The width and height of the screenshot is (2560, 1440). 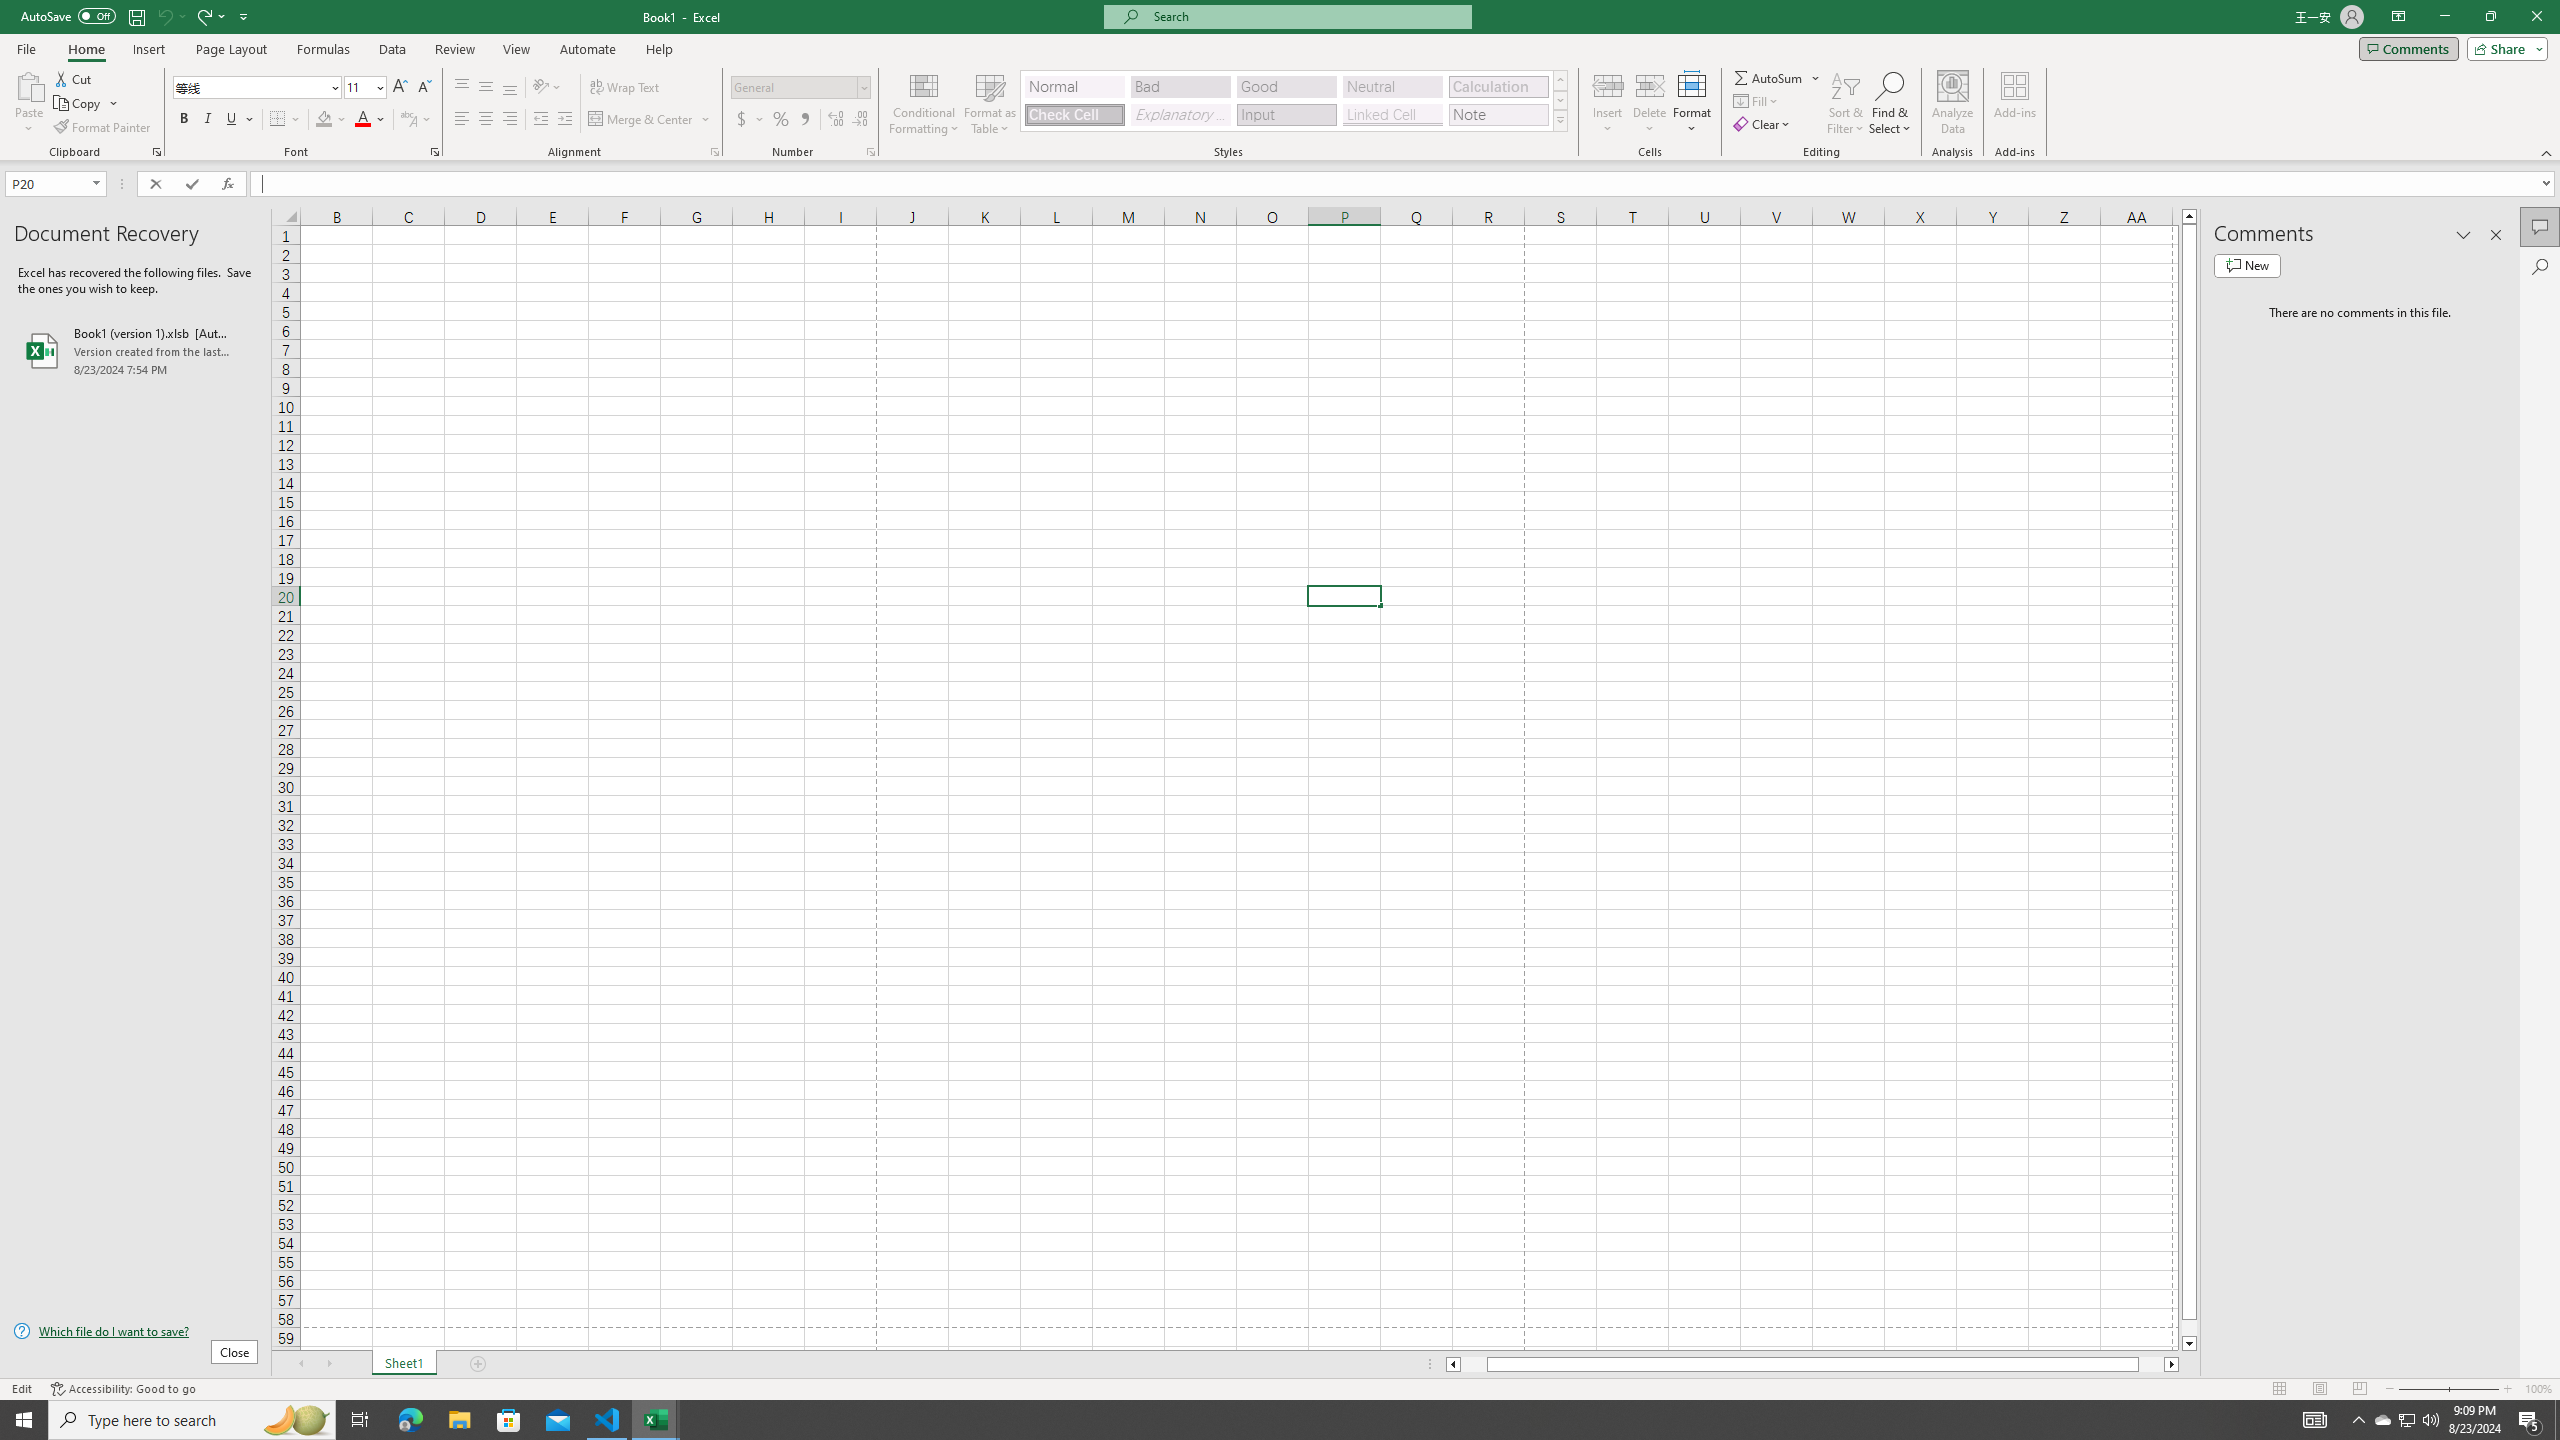 What do you see at coordinates (514, 49) in the screenshot?
I see `'View'` at bounding box center [514, 49].